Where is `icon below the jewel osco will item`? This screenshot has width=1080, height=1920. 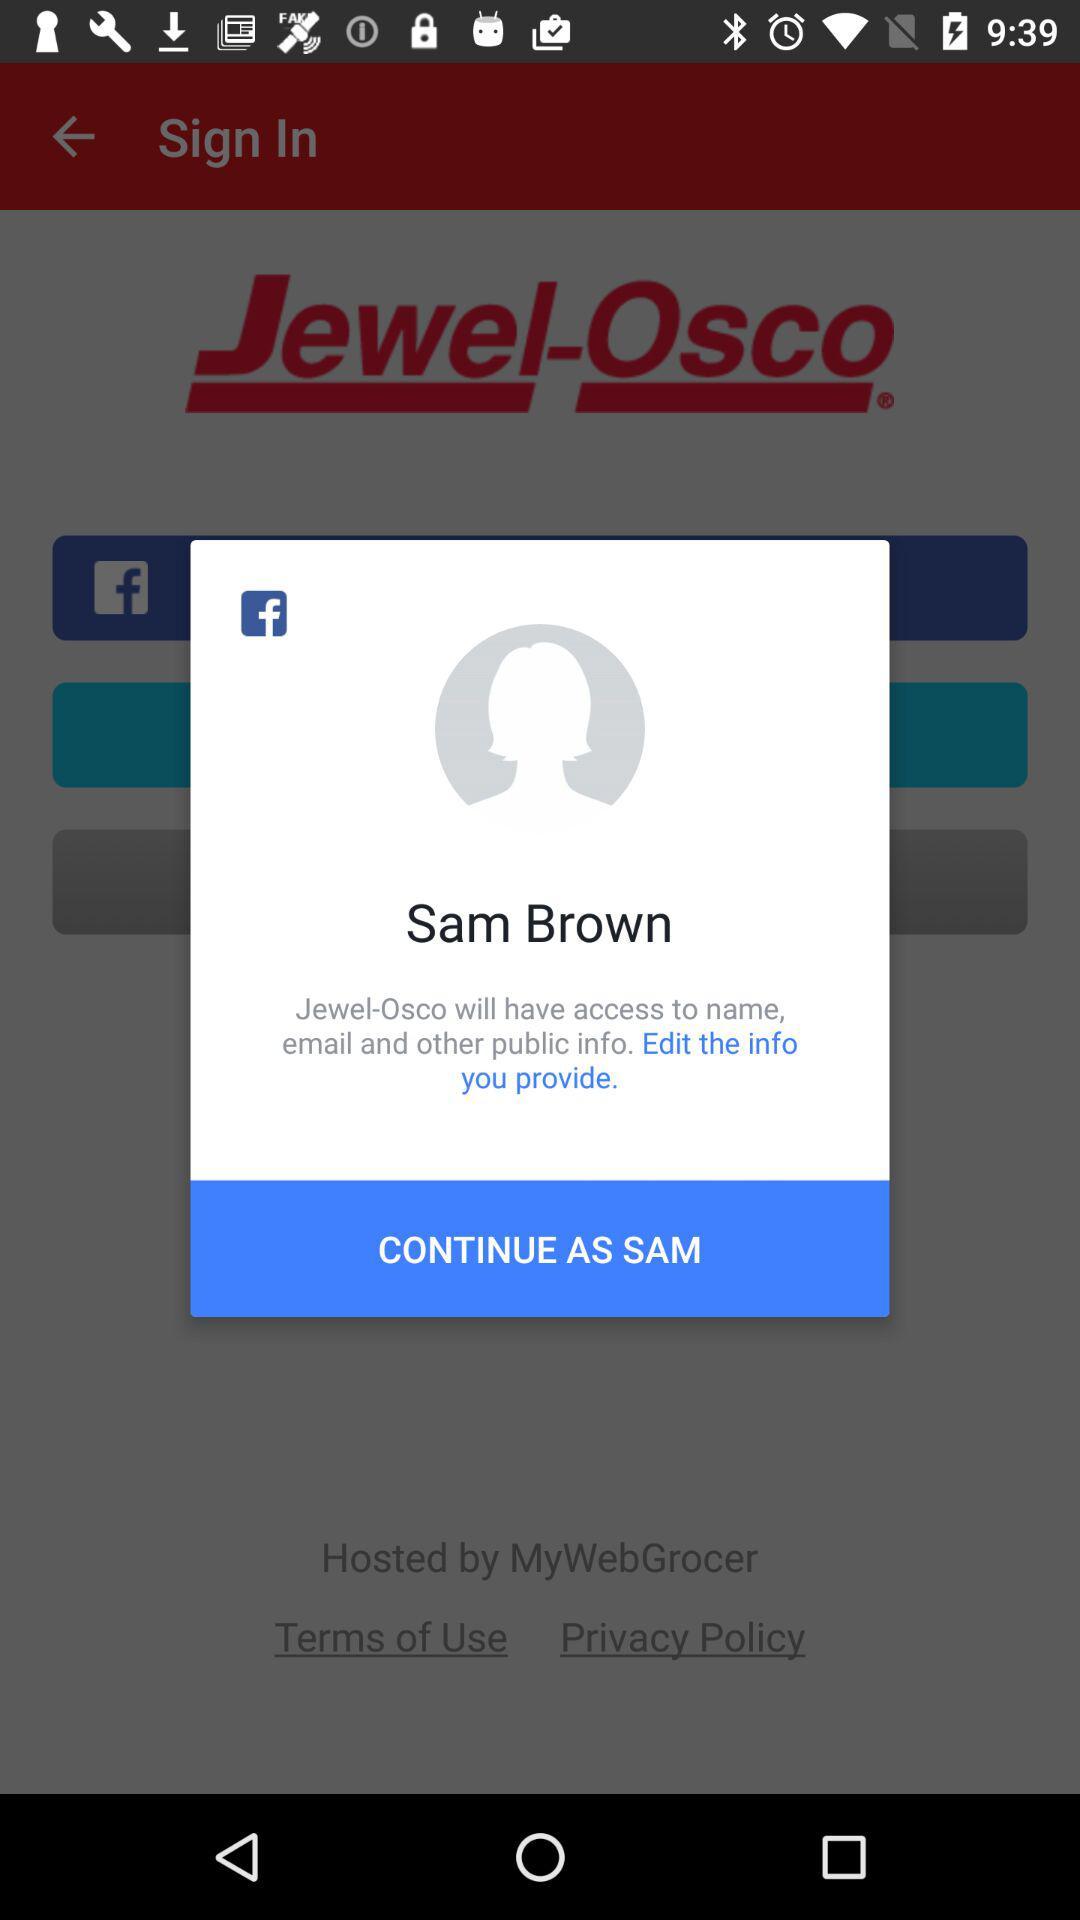
icon below the jewel osco will item is located at coordinates (540, 1247).